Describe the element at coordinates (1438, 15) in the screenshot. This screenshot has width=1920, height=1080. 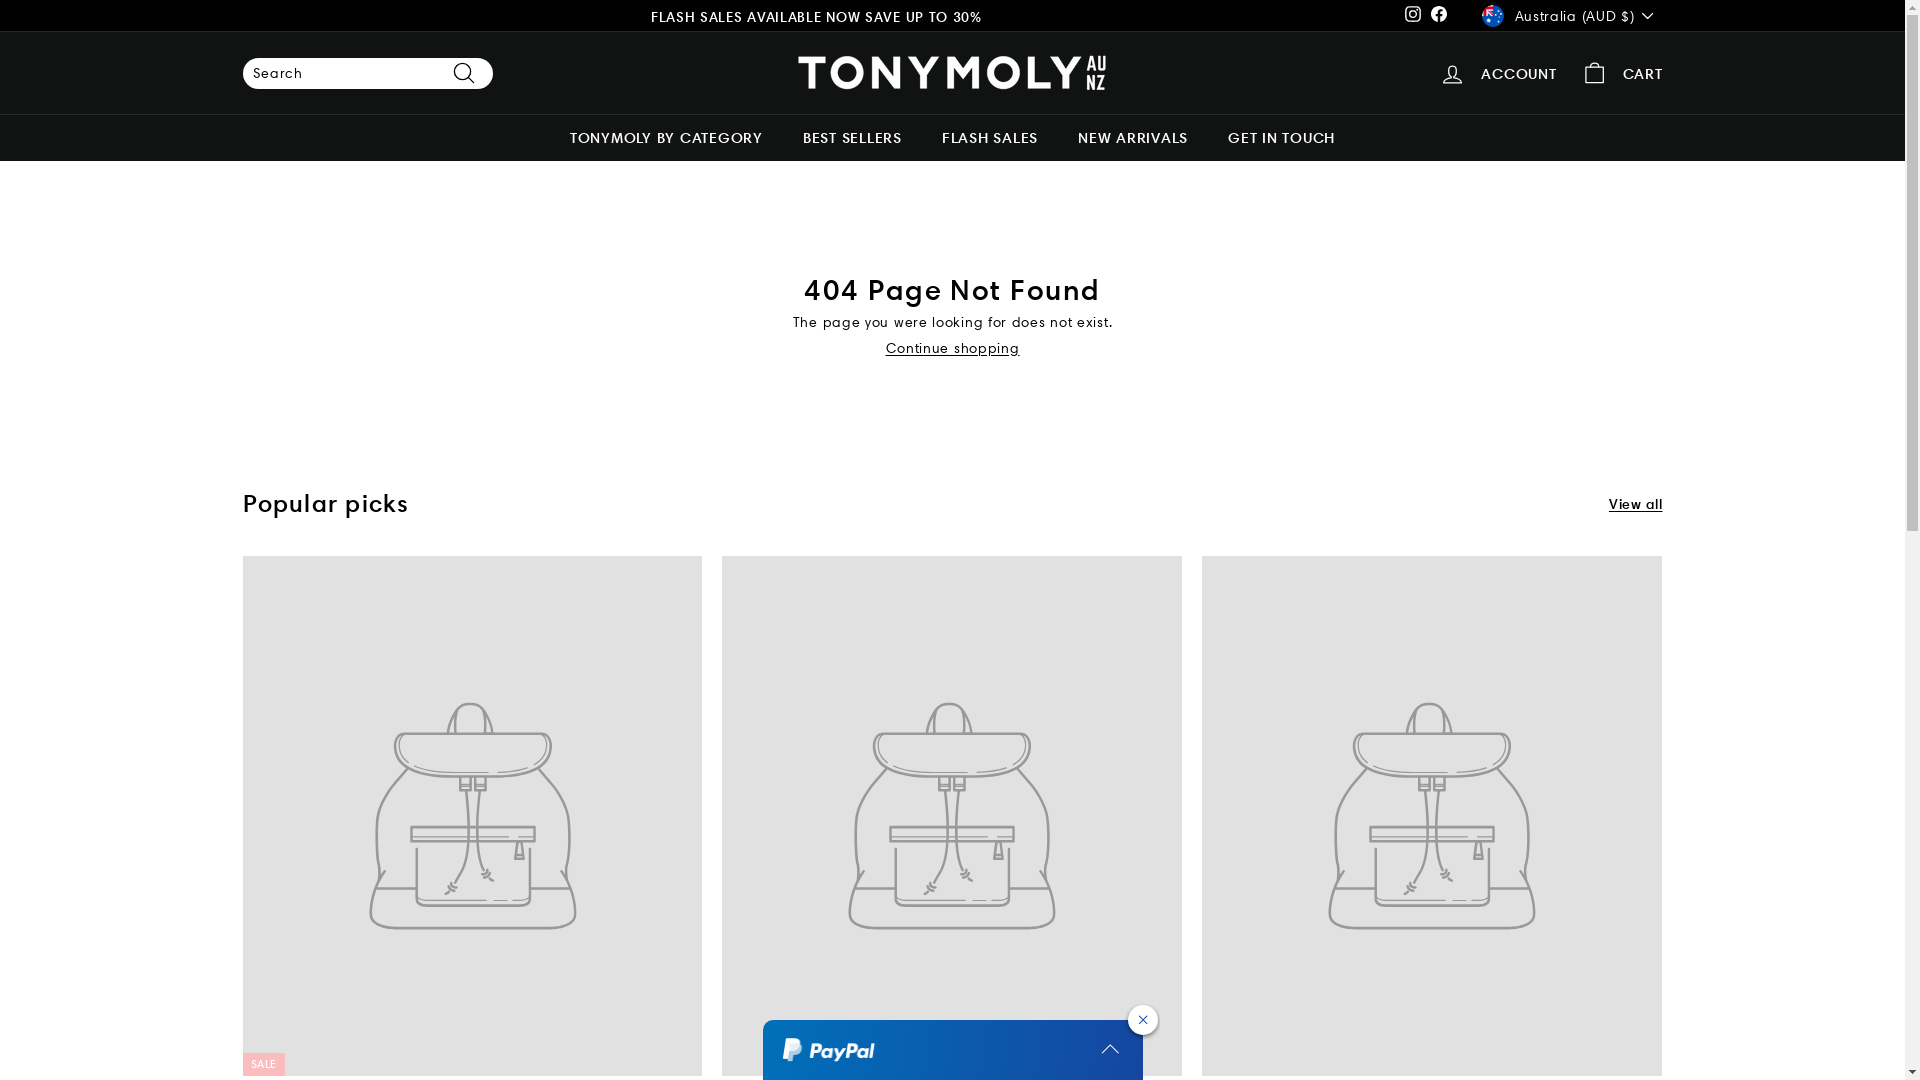
I see `'Facebook'` at that location.